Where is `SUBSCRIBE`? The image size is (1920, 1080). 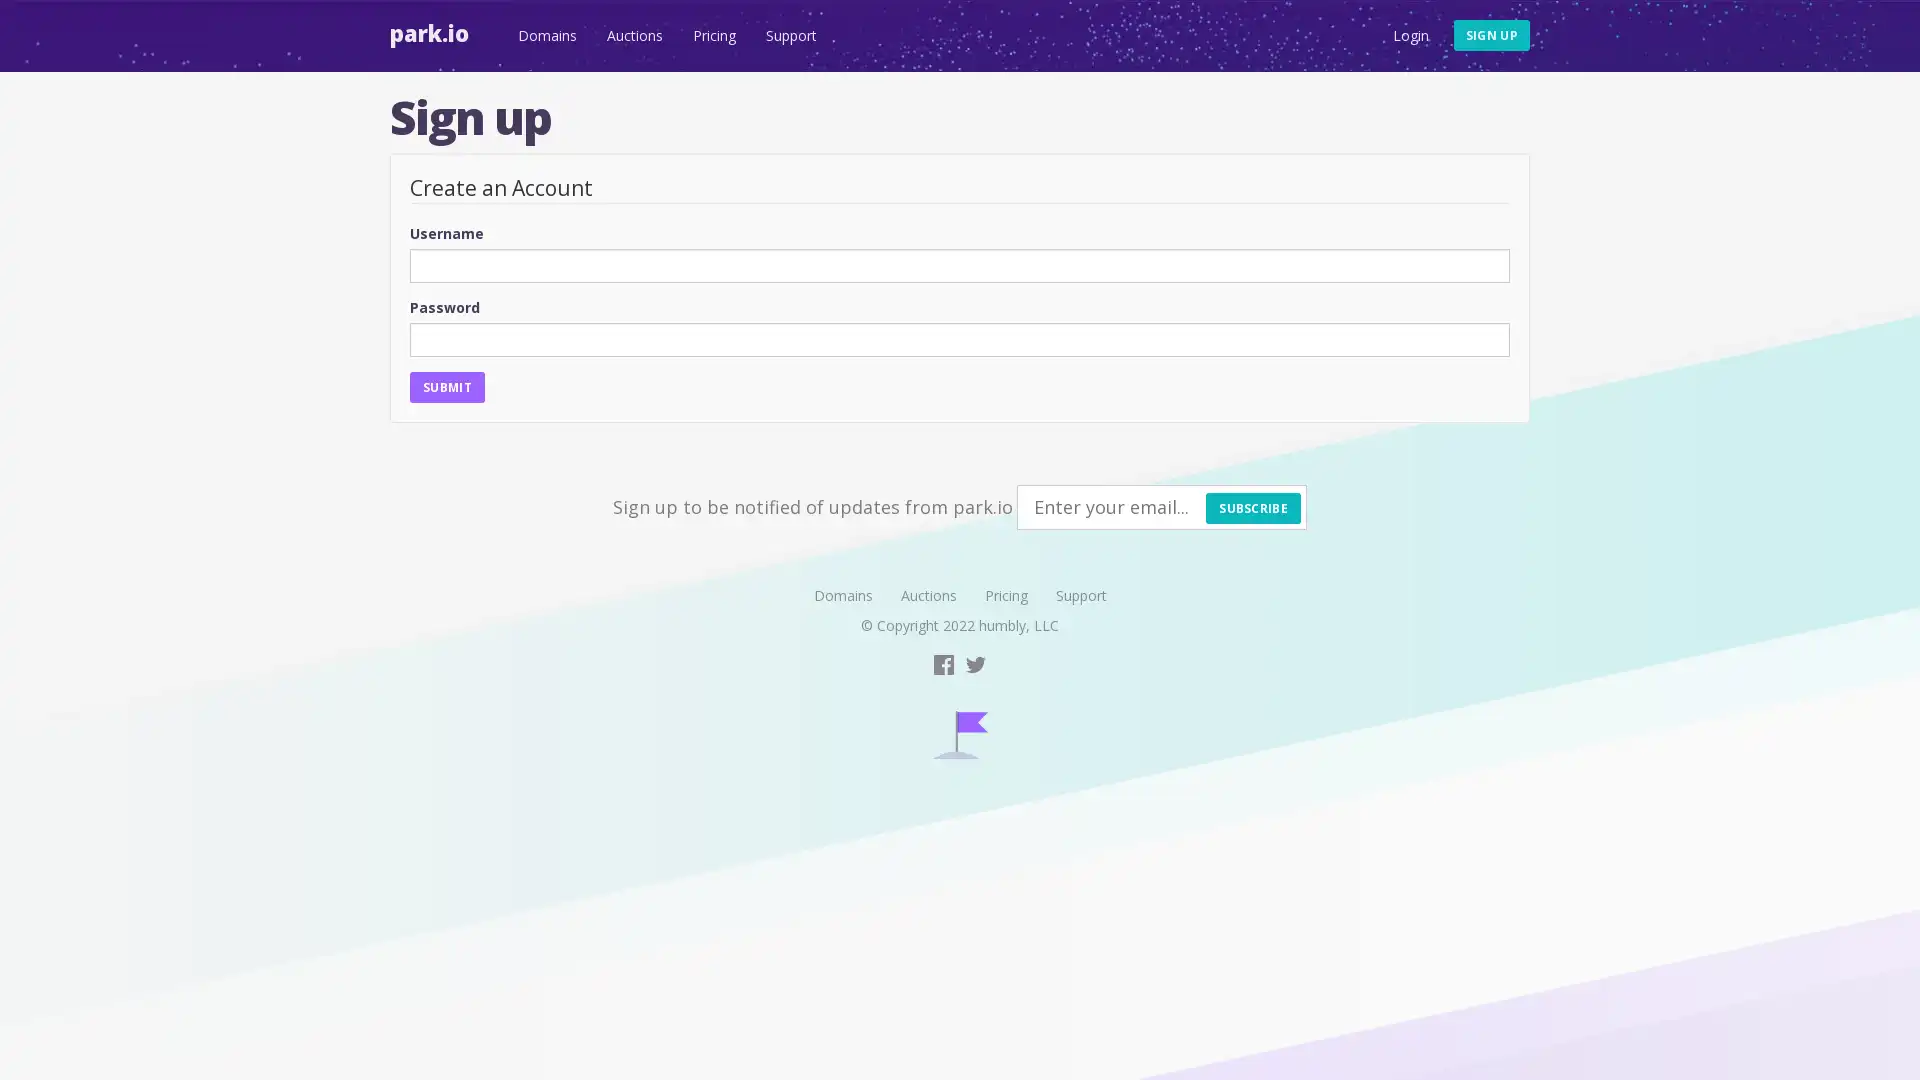 SUBSCRIBE is located at coordinates (1252, 506).